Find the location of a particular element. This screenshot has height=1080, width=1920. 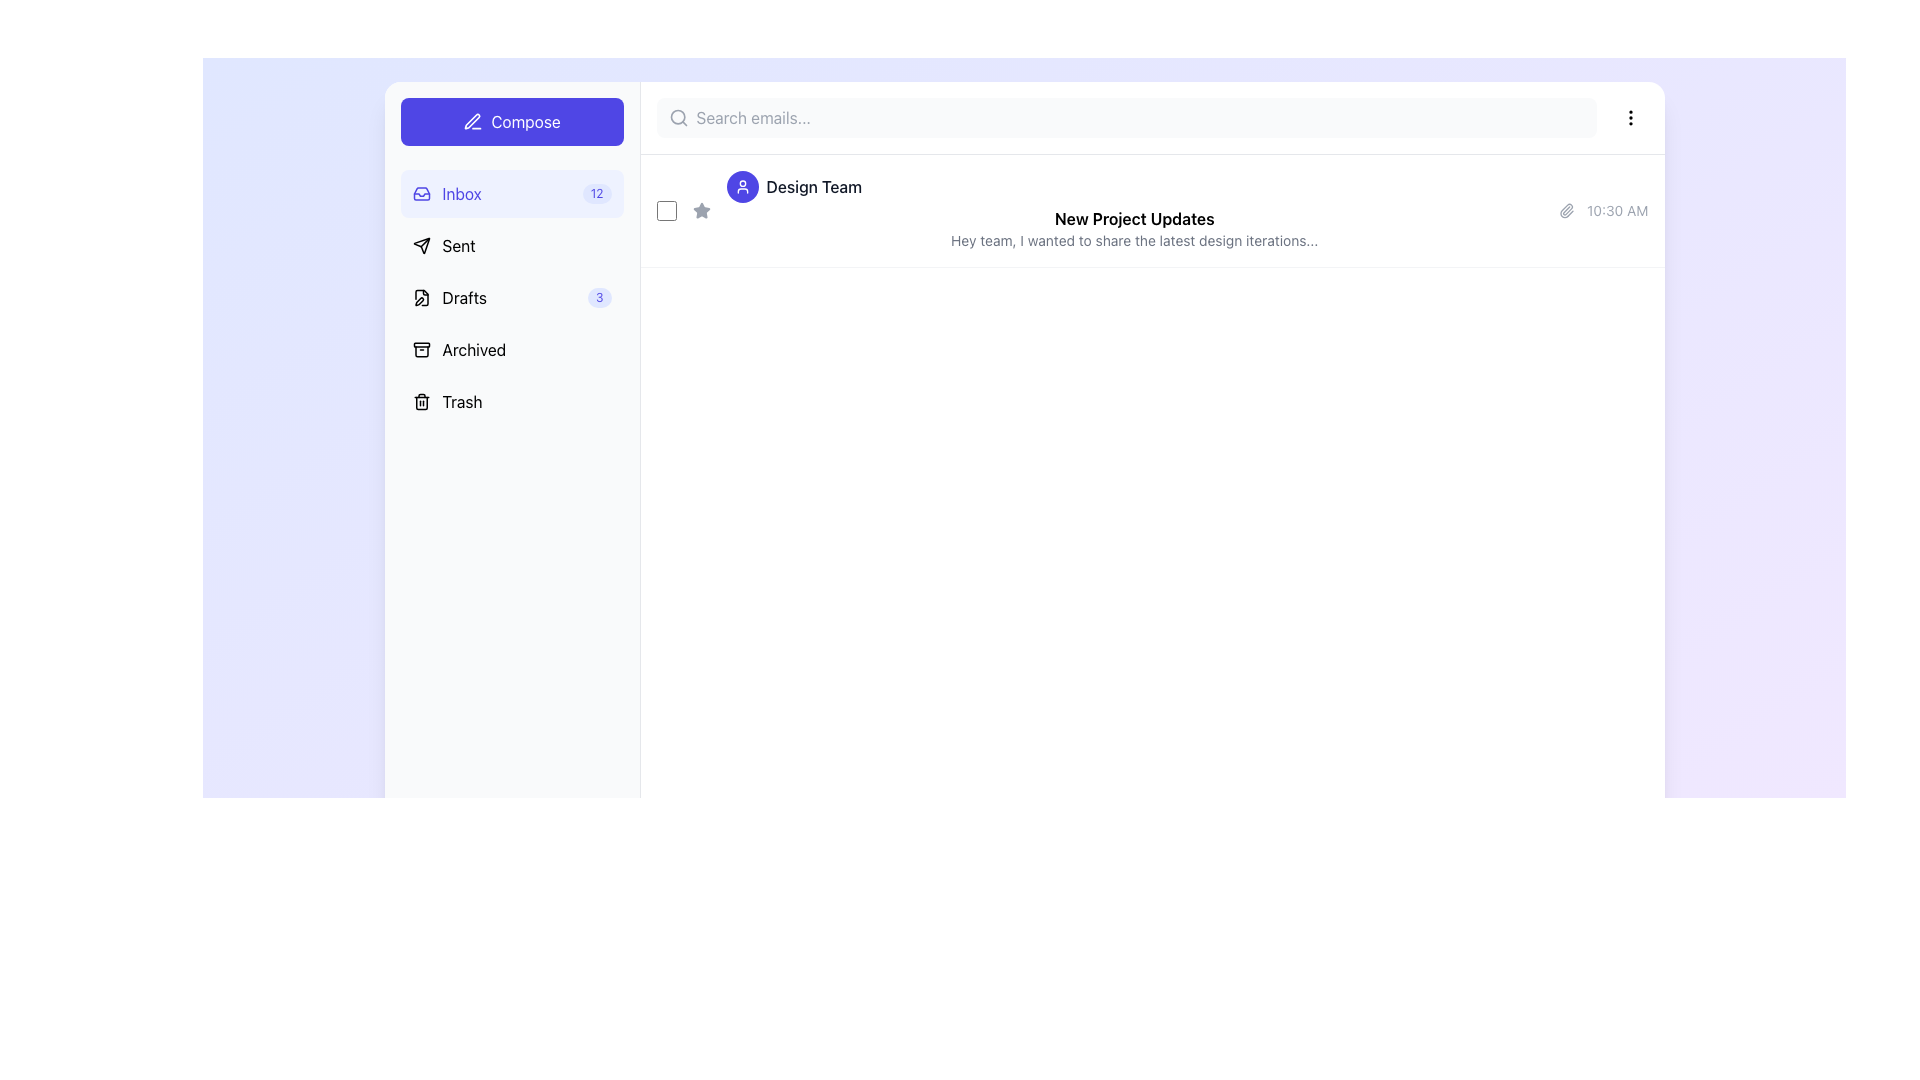

the top horizontal bar of the 'Archived' graphical icon component, which serves a decorative purpose is located at coordinates (420, 344).